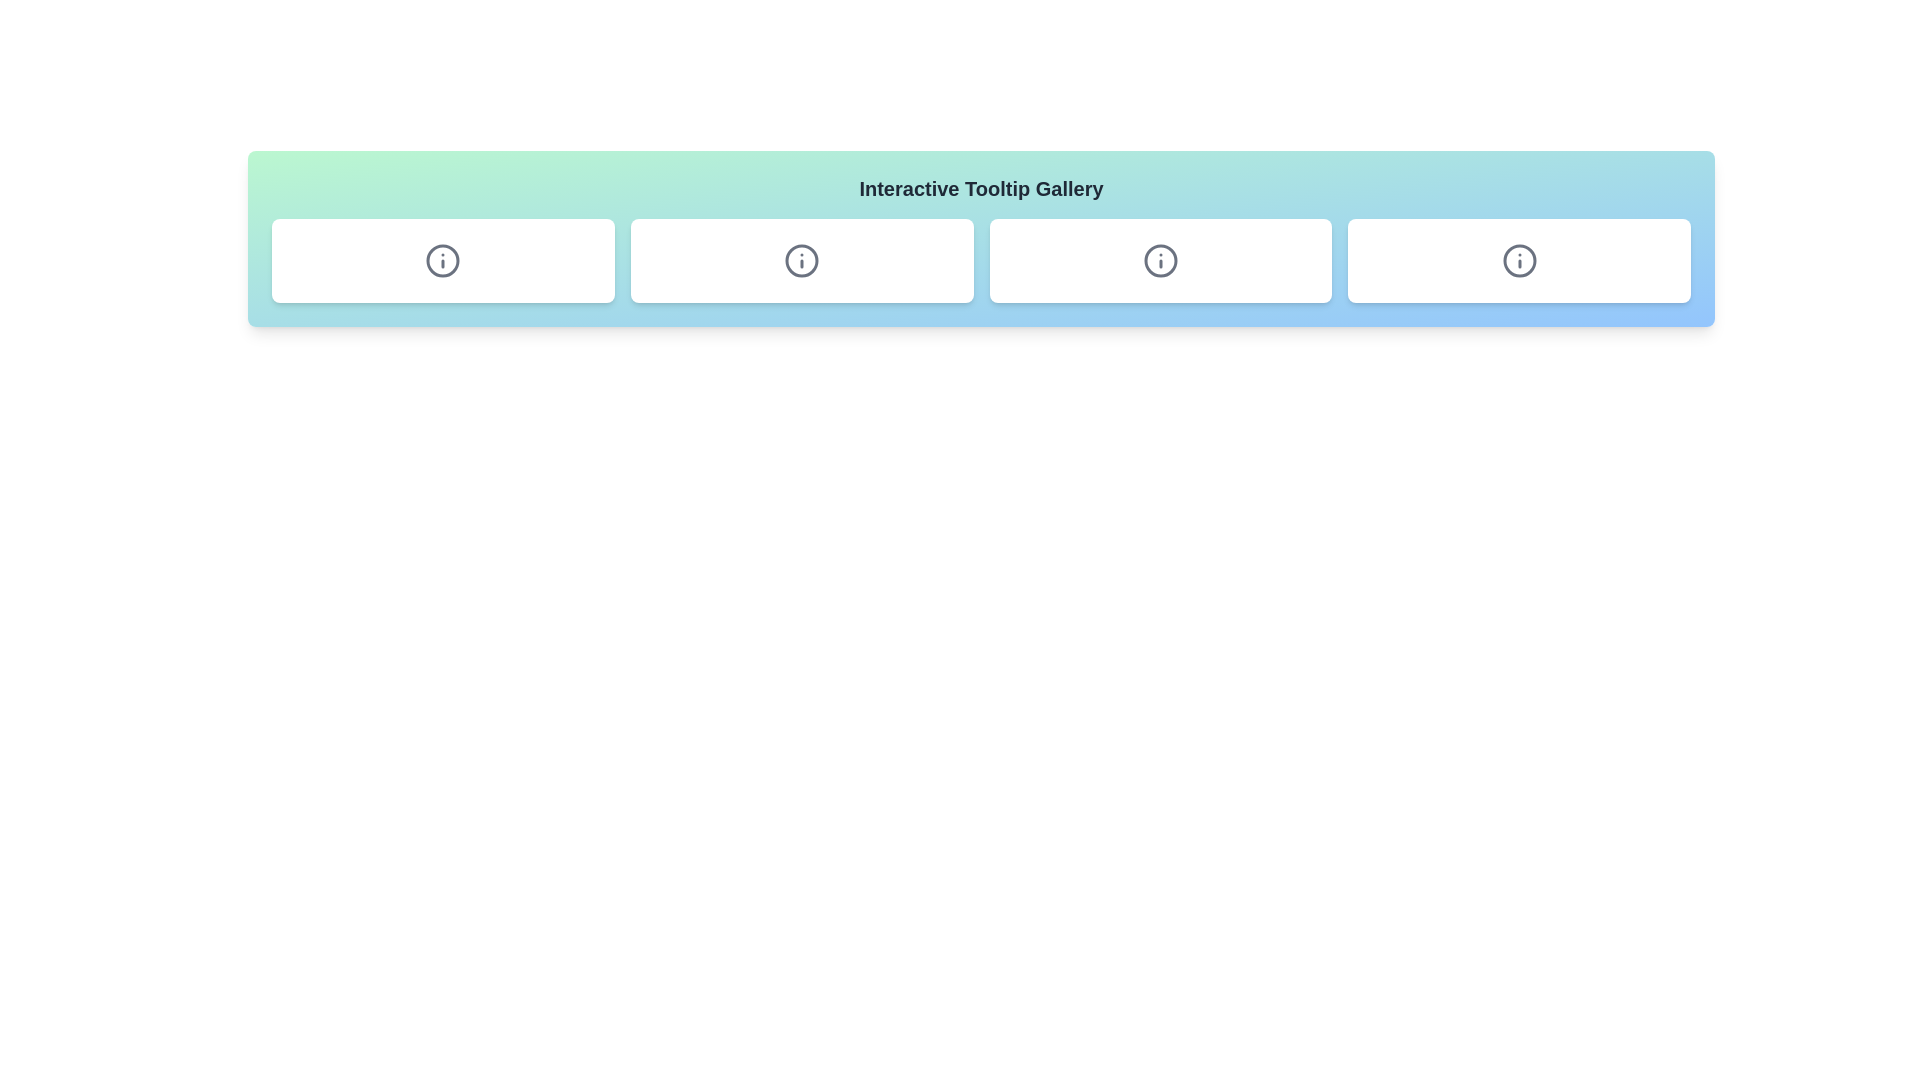 This screenshot has width=1920, height=1080. Describe the element at coordinates (1519, 260) in the screenshot. I see `the Interactive Tooltip Icon for accessibility actions` at that location.